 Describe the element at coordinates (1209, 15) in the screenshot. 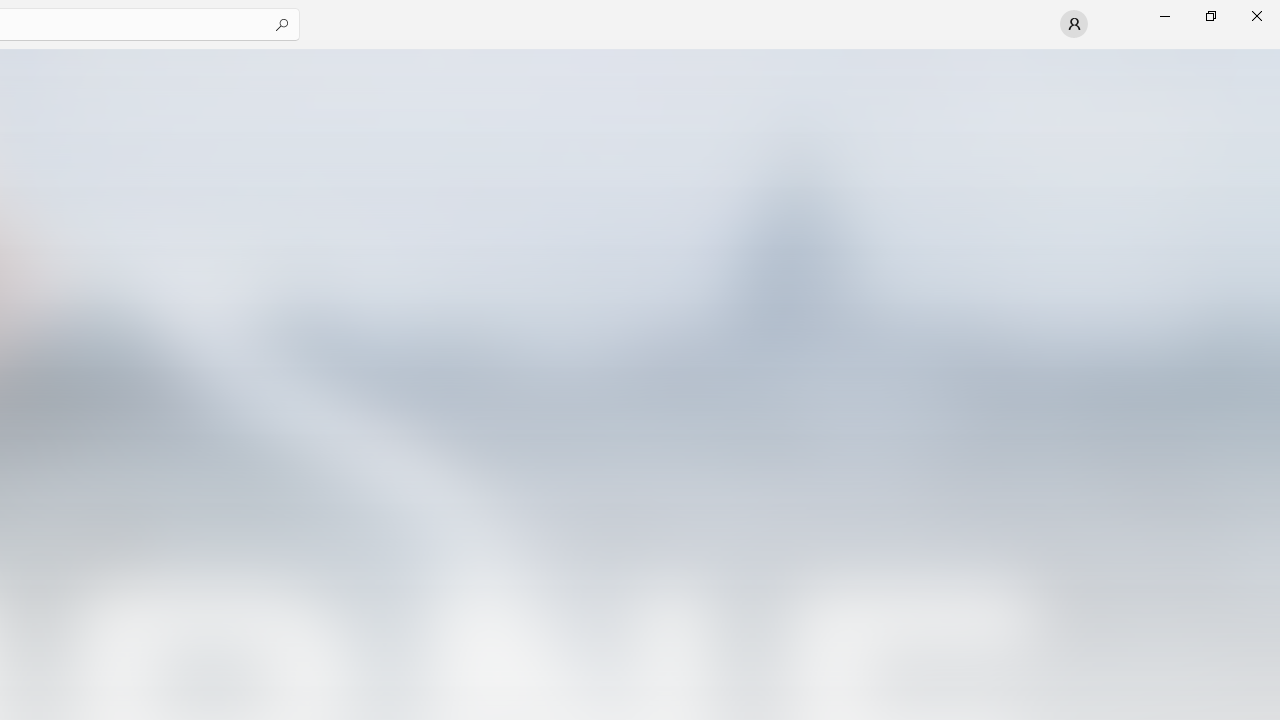

I see `'Restore Microsoft Store'` at that location.